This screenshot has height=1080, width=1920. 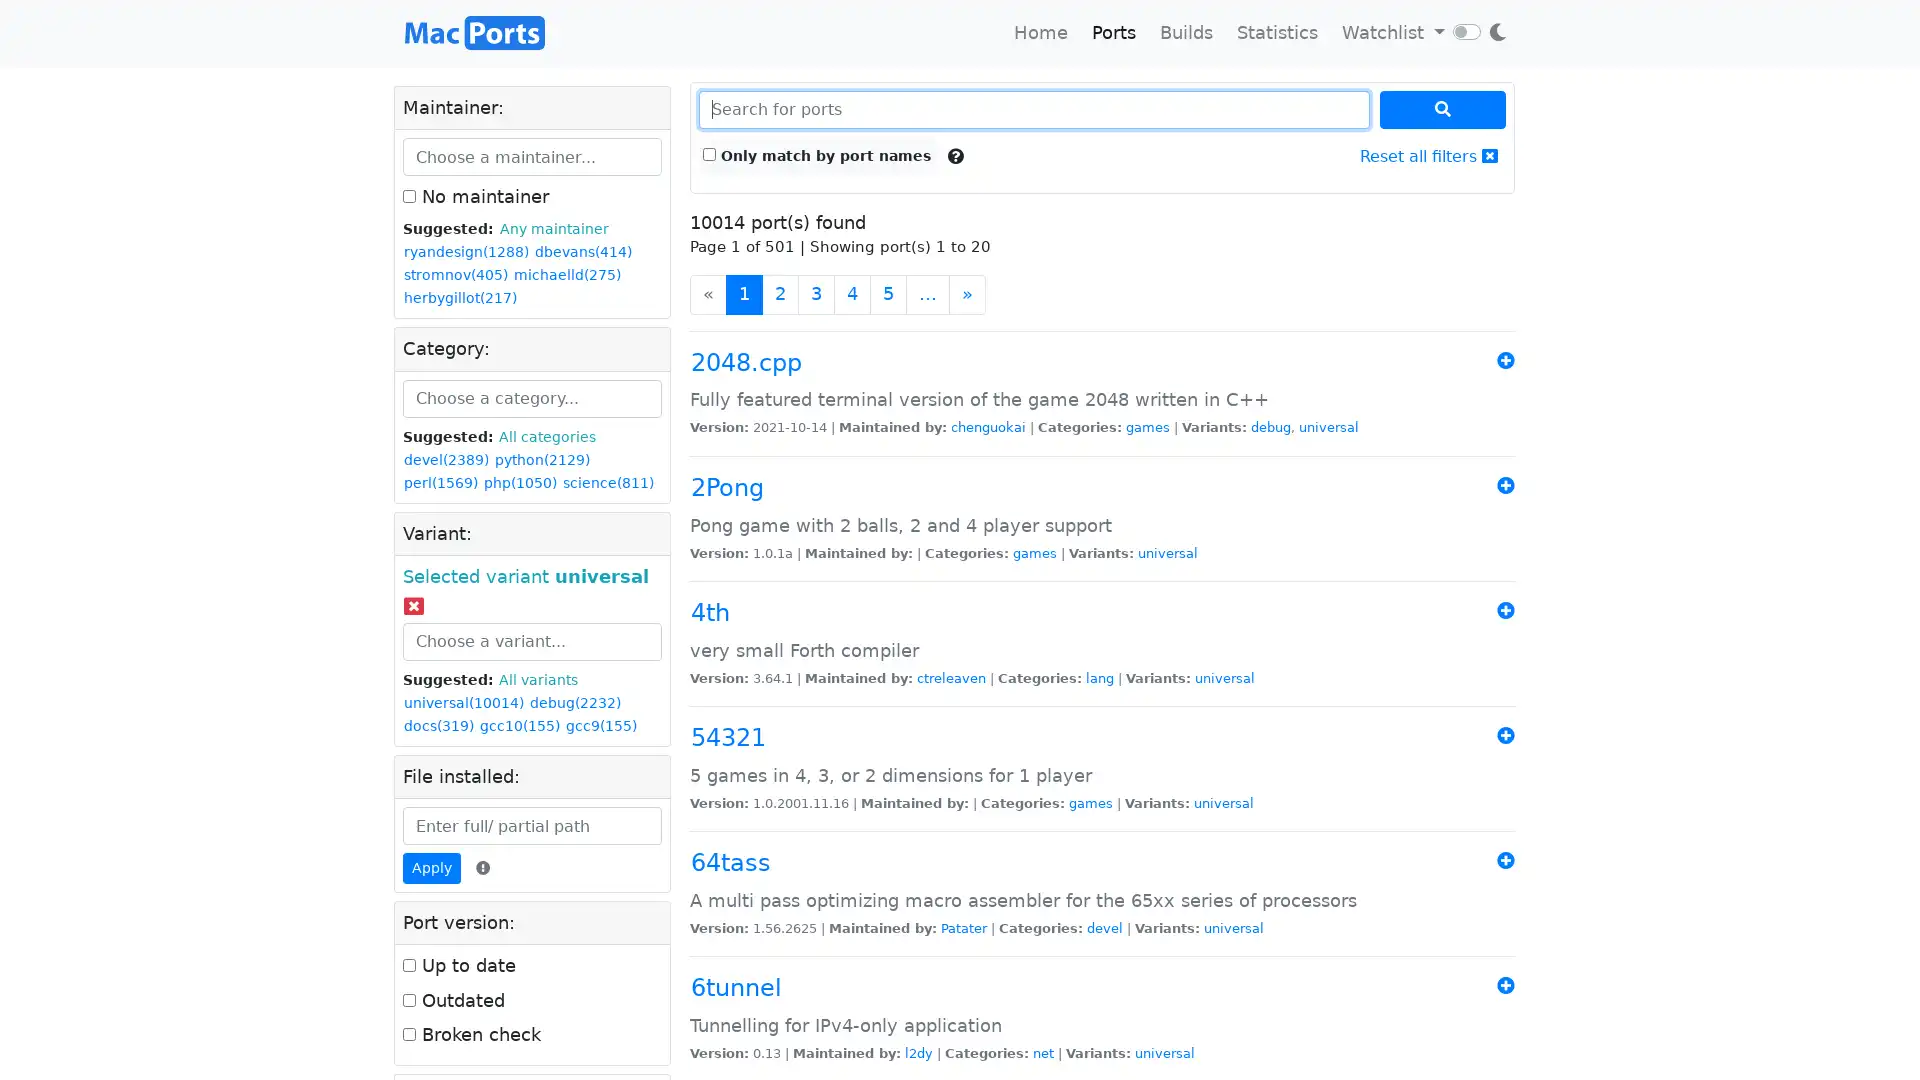 What do you see at coordinates (459, 298) in the screenshot?
I see `herbygillot(217)` at bounding box center [459, 298].